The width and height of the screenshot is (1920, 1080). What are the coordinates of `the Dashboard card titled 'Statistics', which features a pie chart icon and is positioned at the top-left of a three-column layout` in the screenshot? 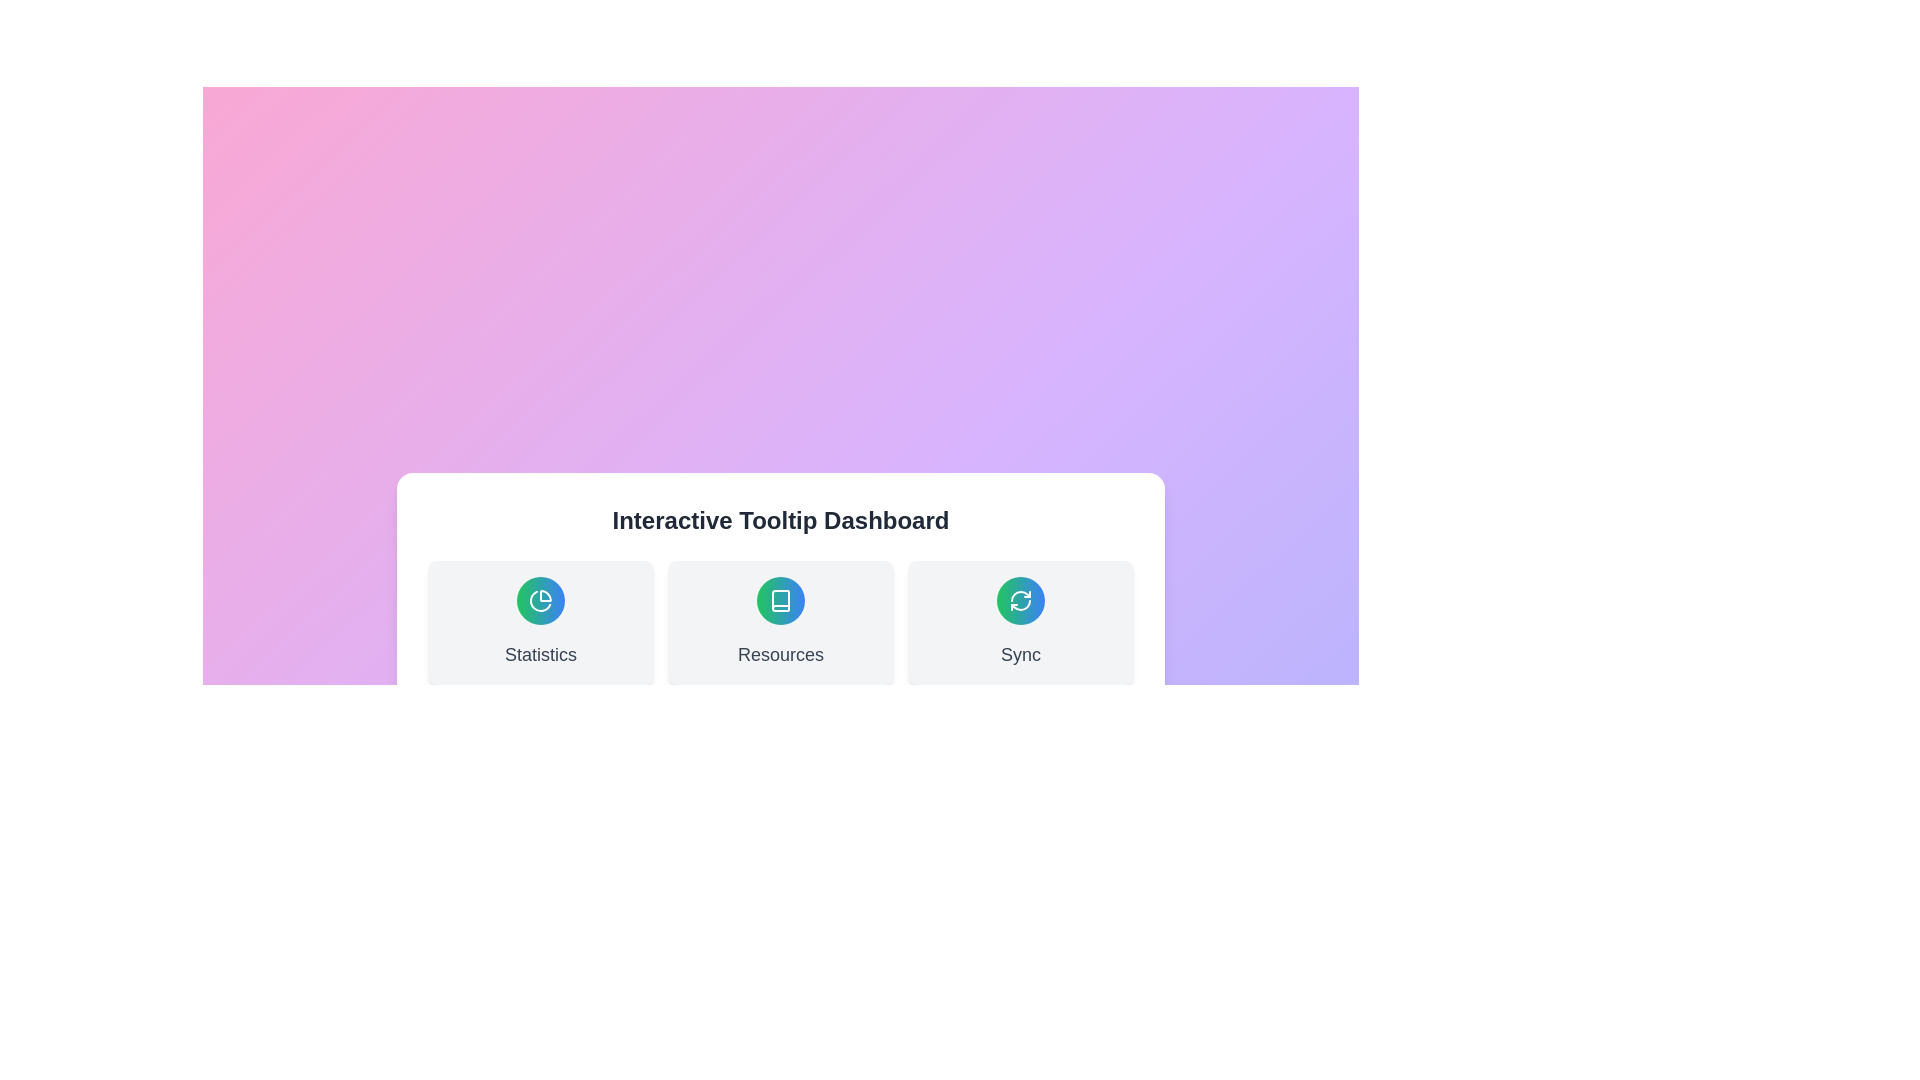 It's located at (541, 622).